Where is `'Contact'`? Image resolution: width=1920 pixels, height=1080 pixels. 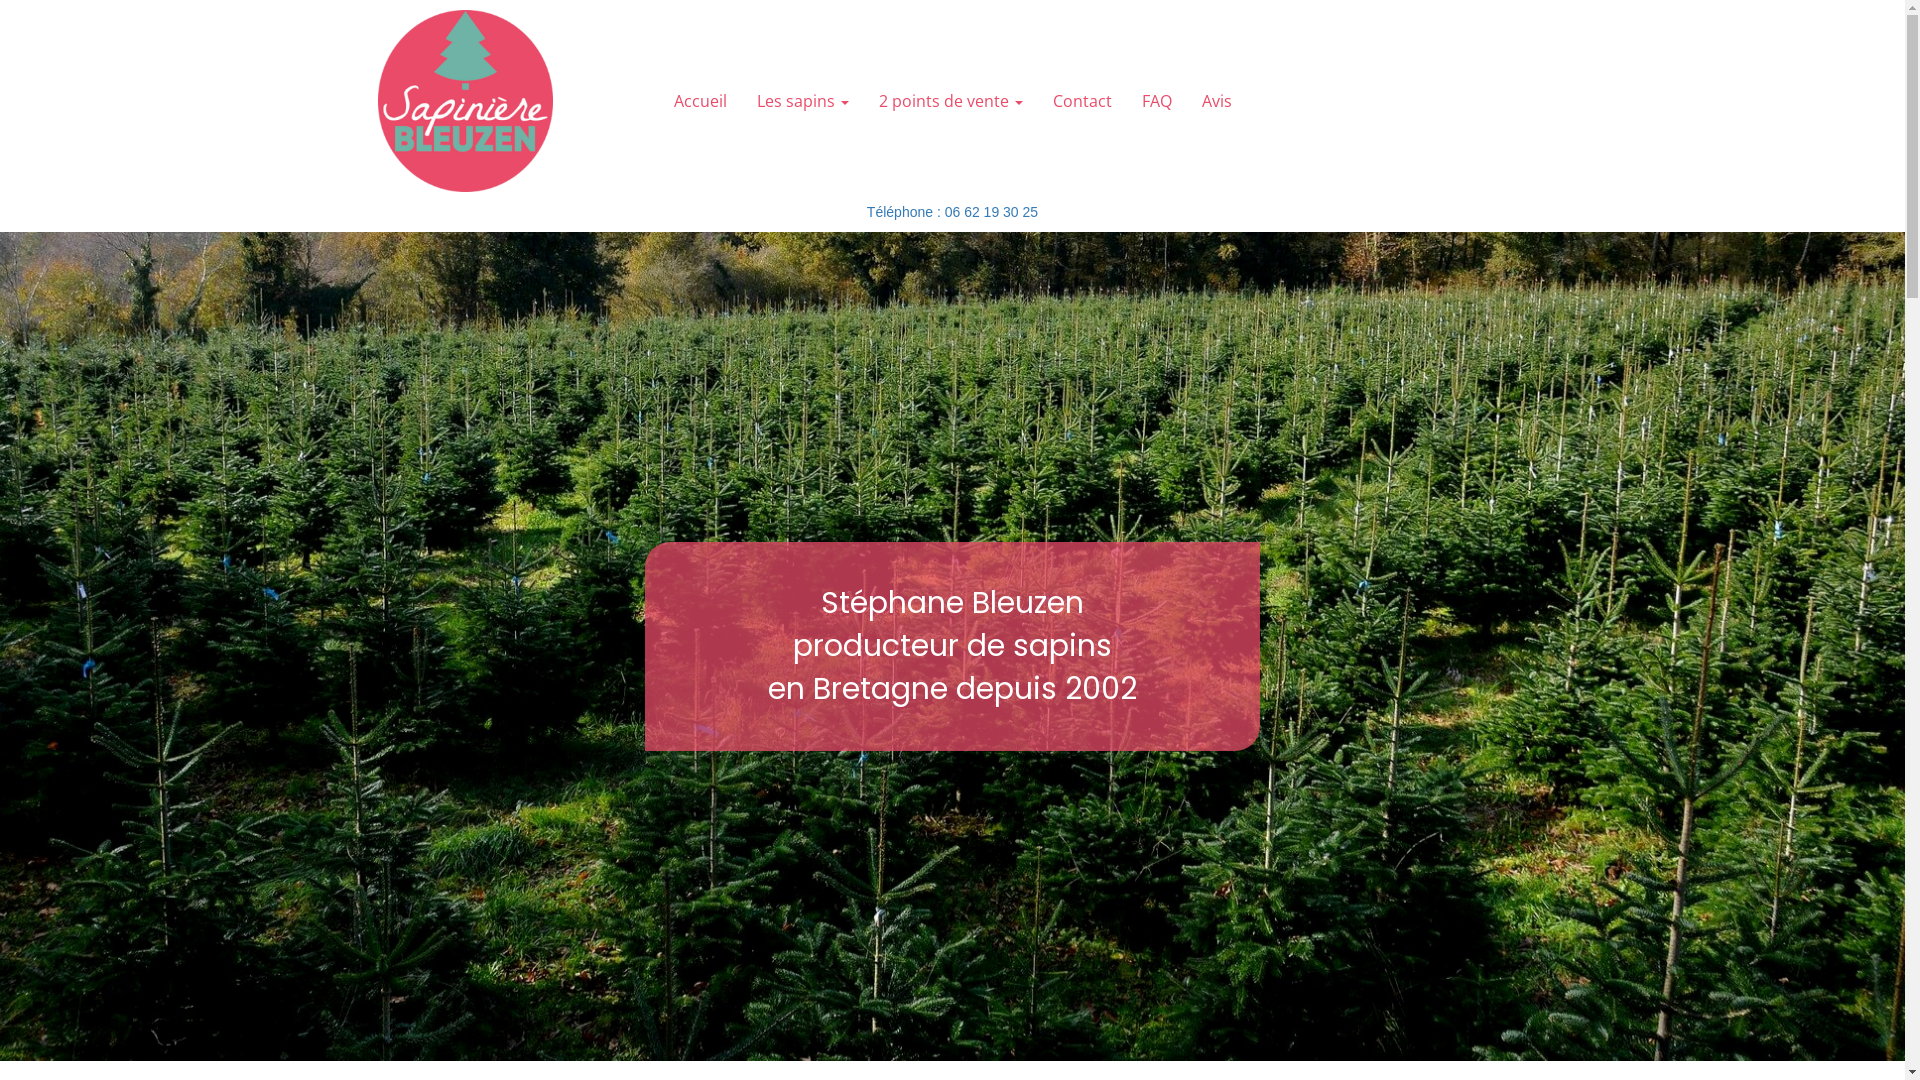 'Contact' is located at coordinates (1081, 101).